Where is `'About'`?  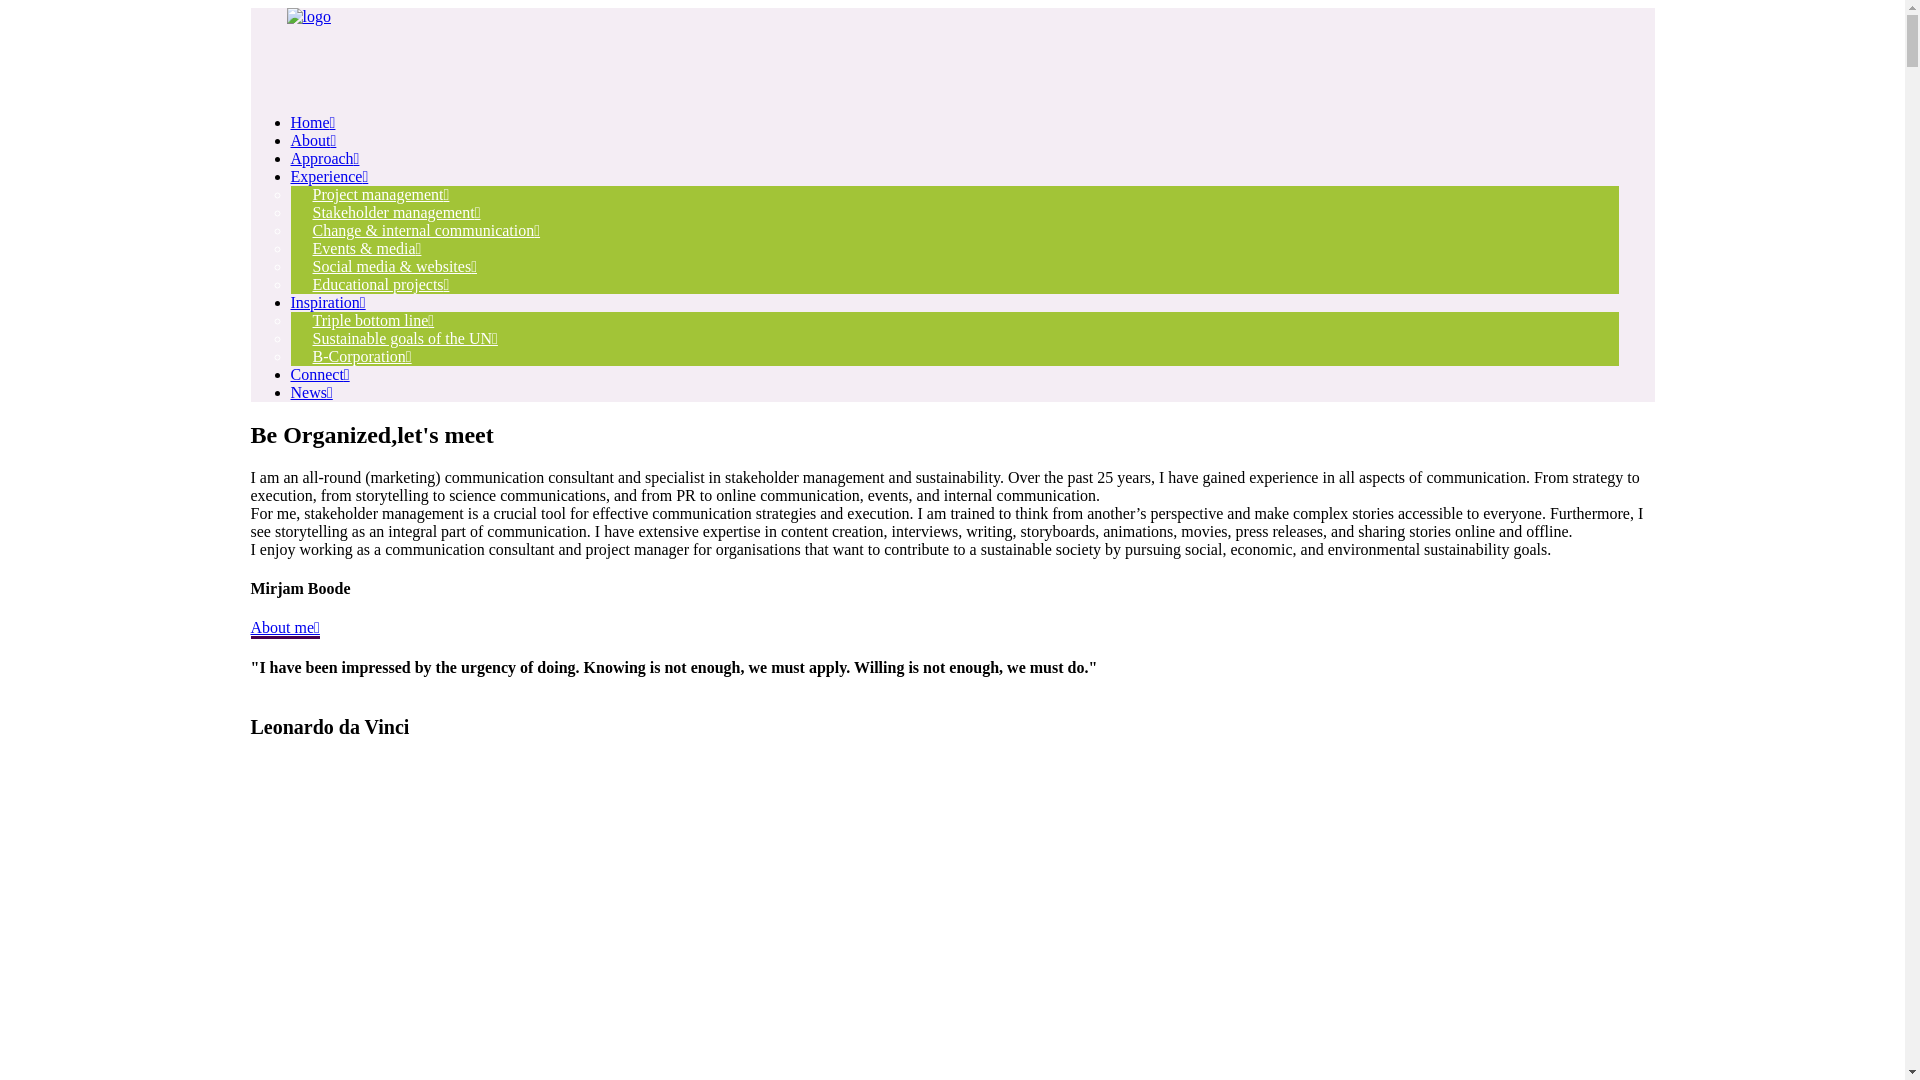 'About' is located at coordinates (311, 139).